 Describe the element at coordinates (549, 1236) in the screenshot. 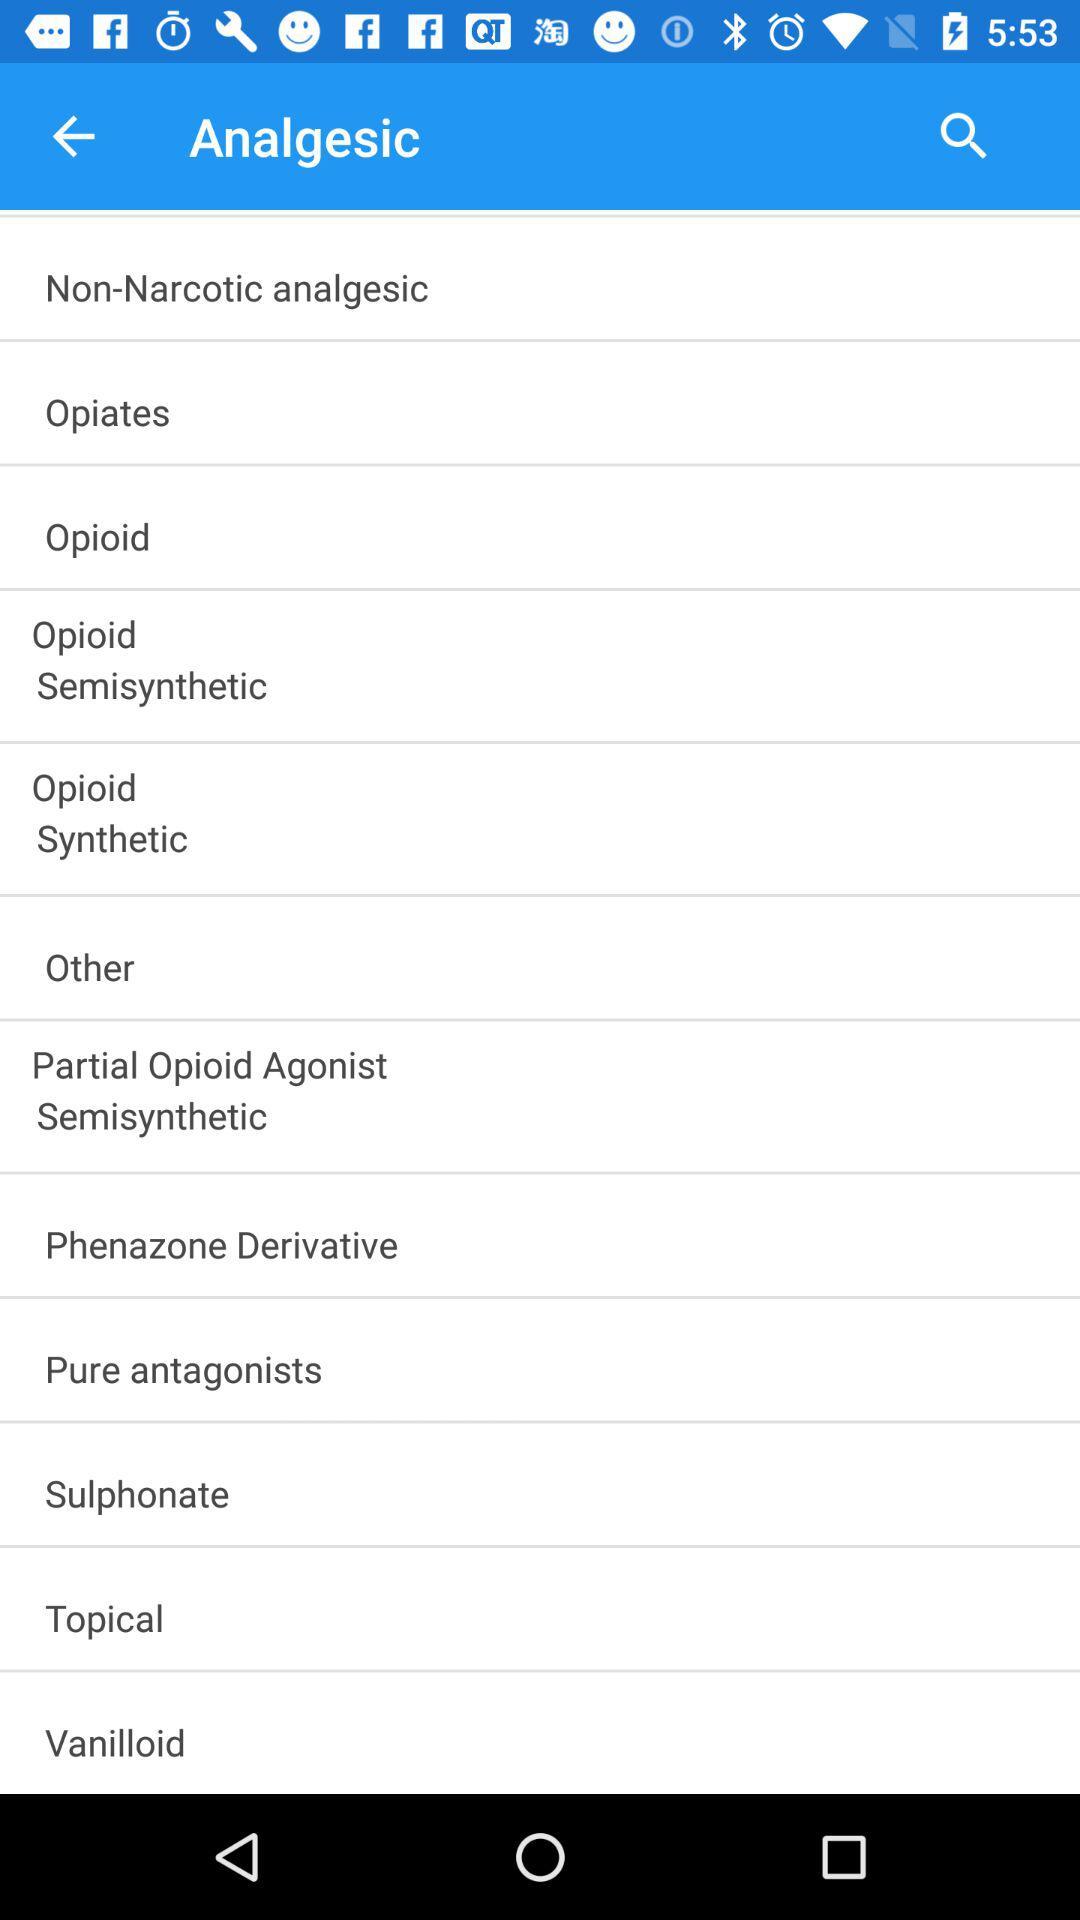

I see `the item below semisynthetic item` at that location.